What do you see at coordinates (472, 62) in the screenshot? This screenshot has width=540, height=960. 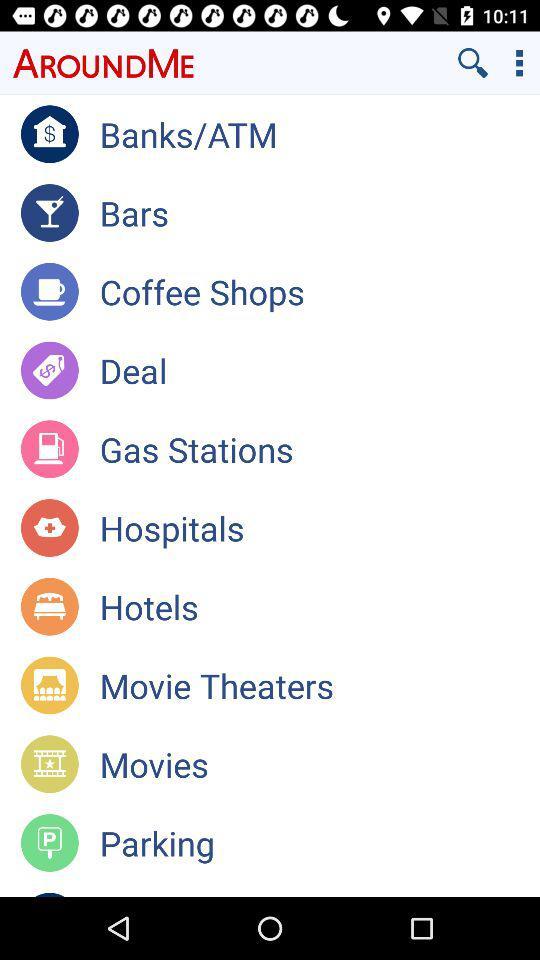 I see `the search icon` at bounding box center [472, 62].